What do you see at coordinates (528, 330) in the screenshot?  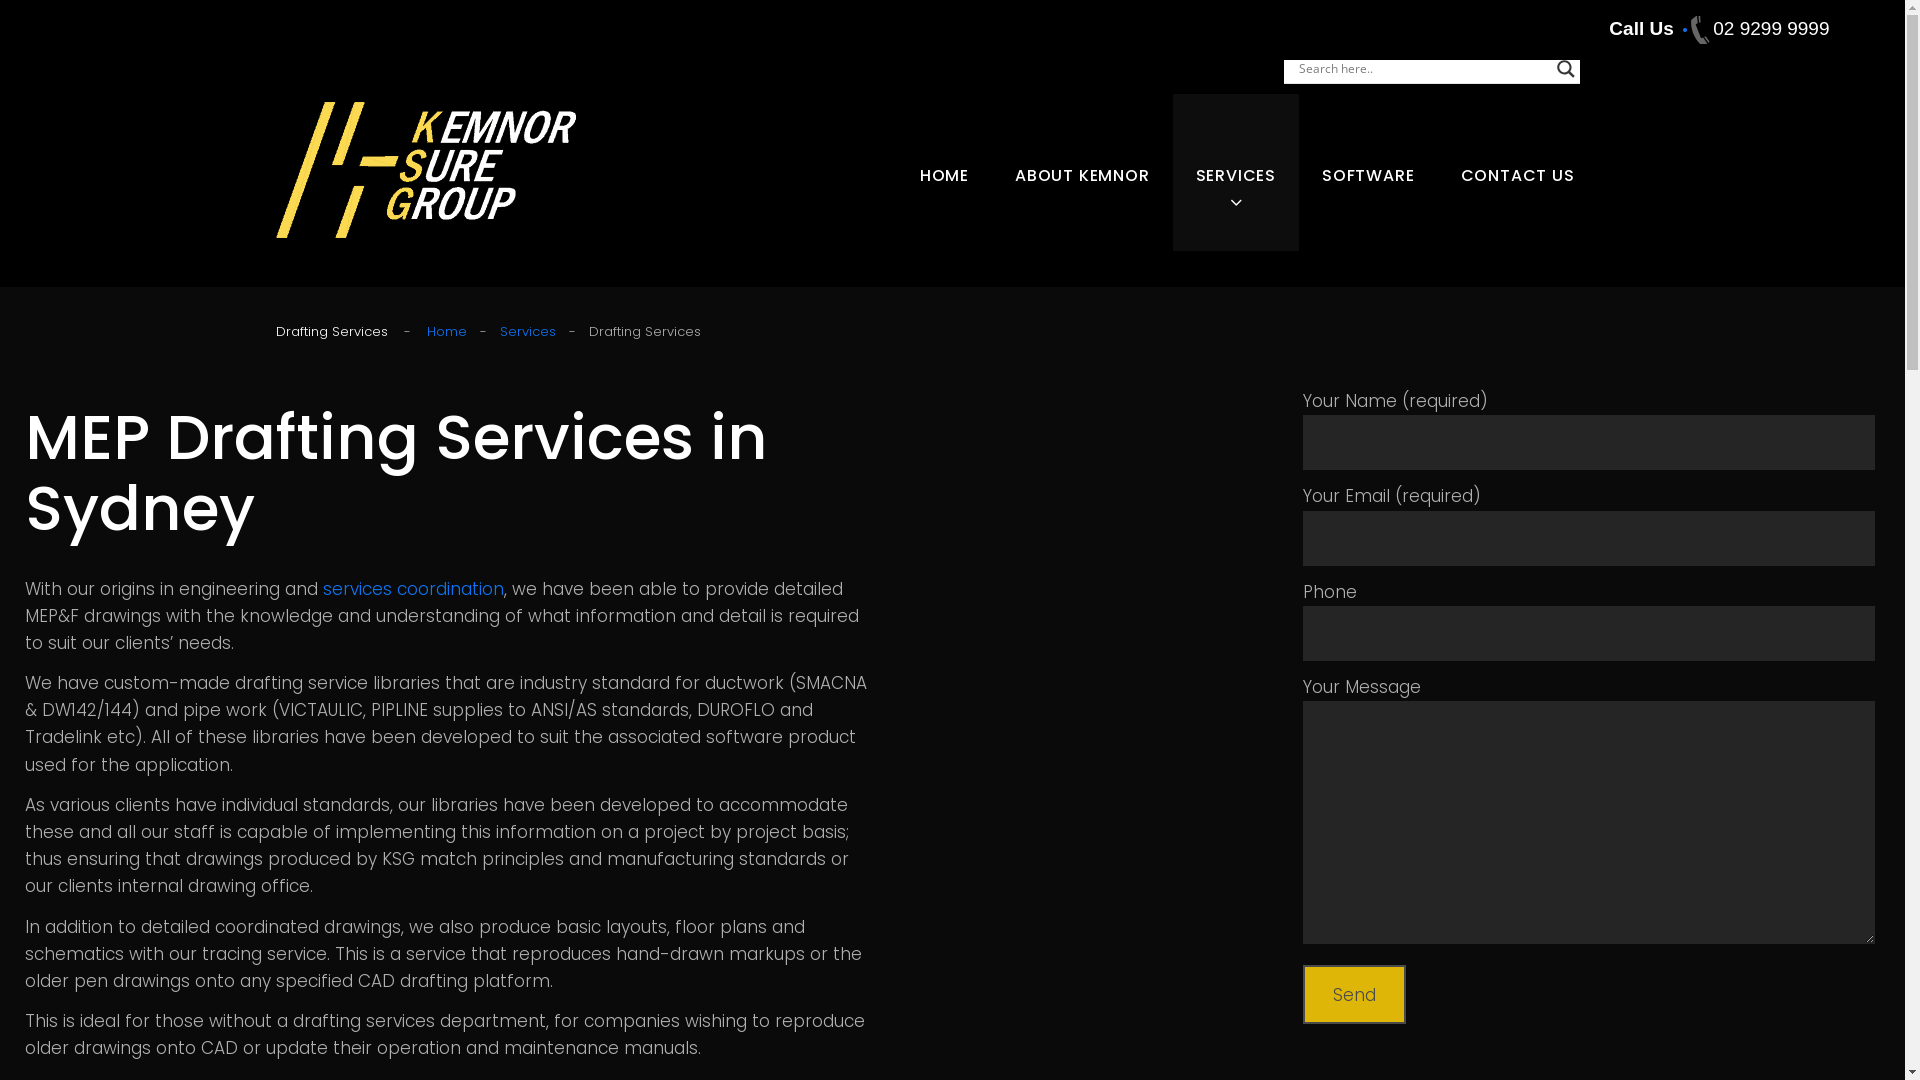 I see `'Services'` at bounding box center [528, 330].